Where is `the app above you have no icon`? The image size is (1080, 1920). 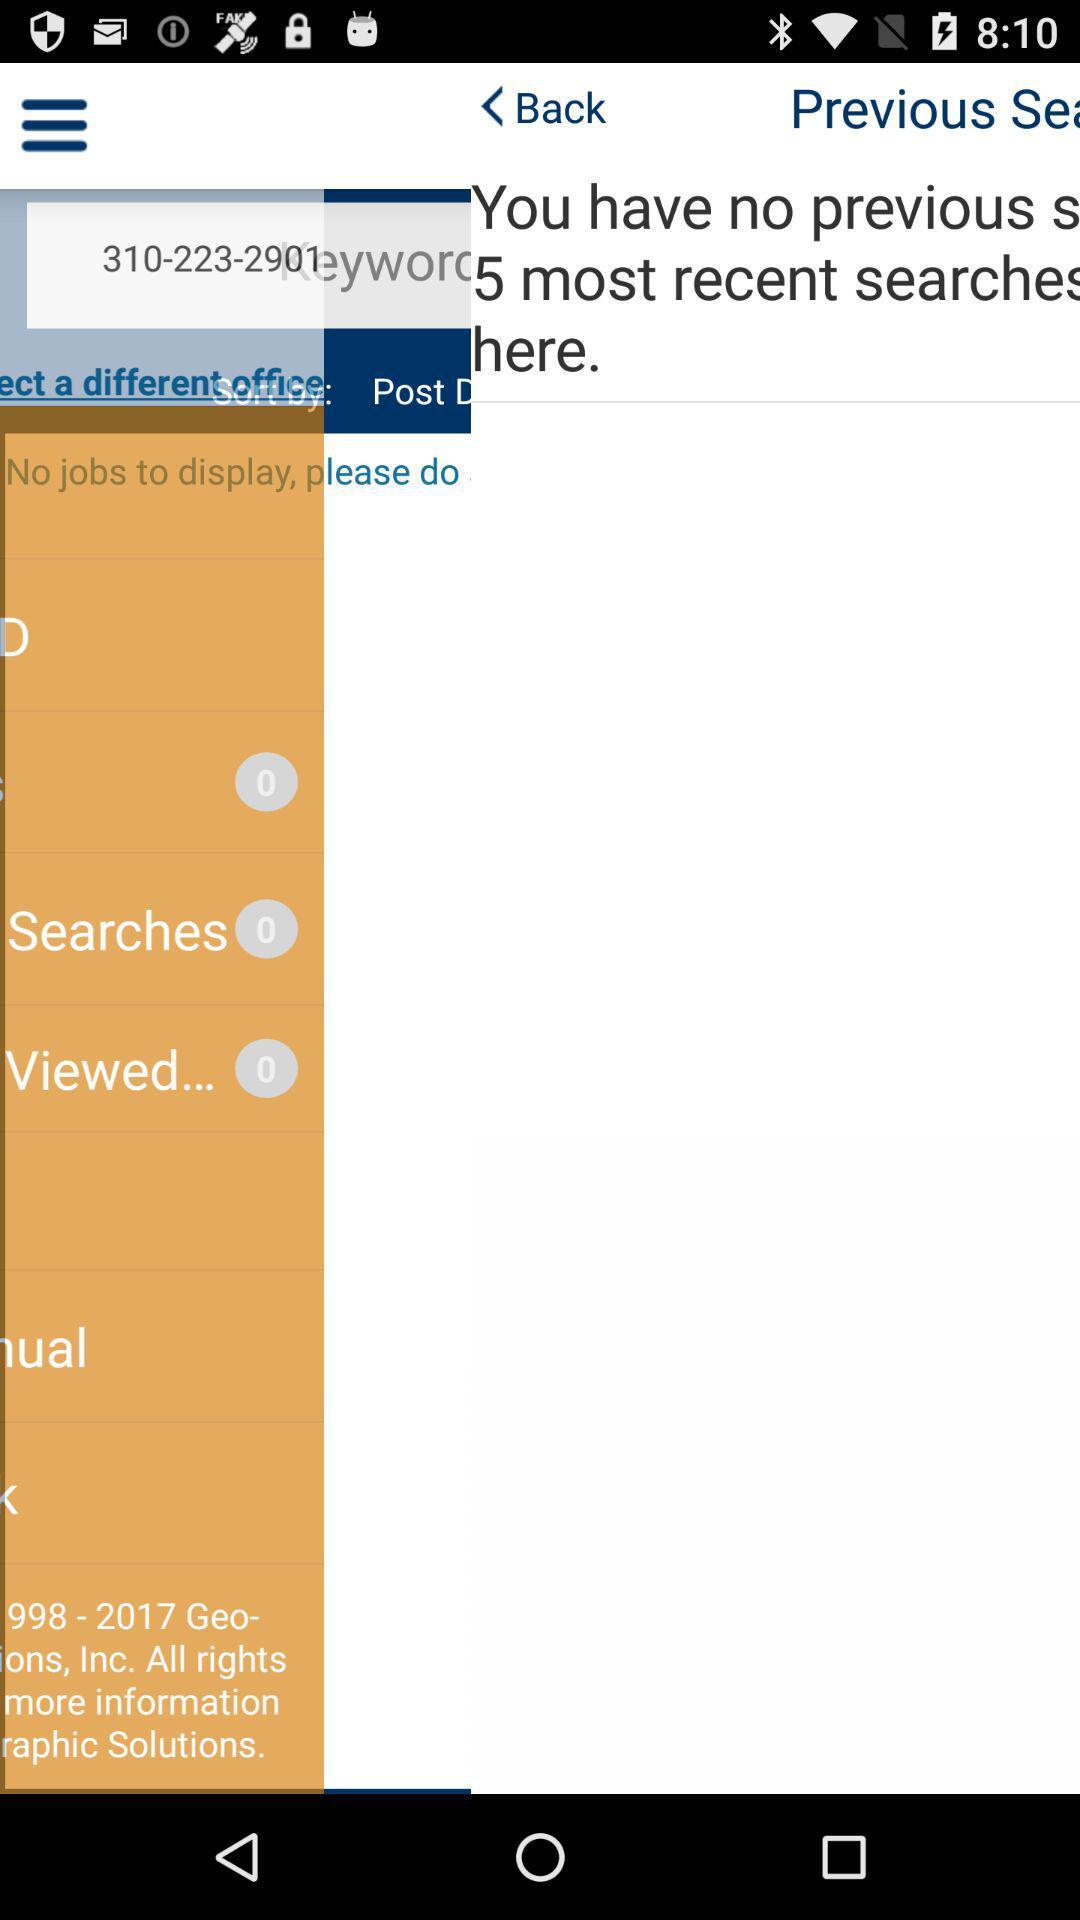
the app above you have no icon is located at coordinates (66, 105).